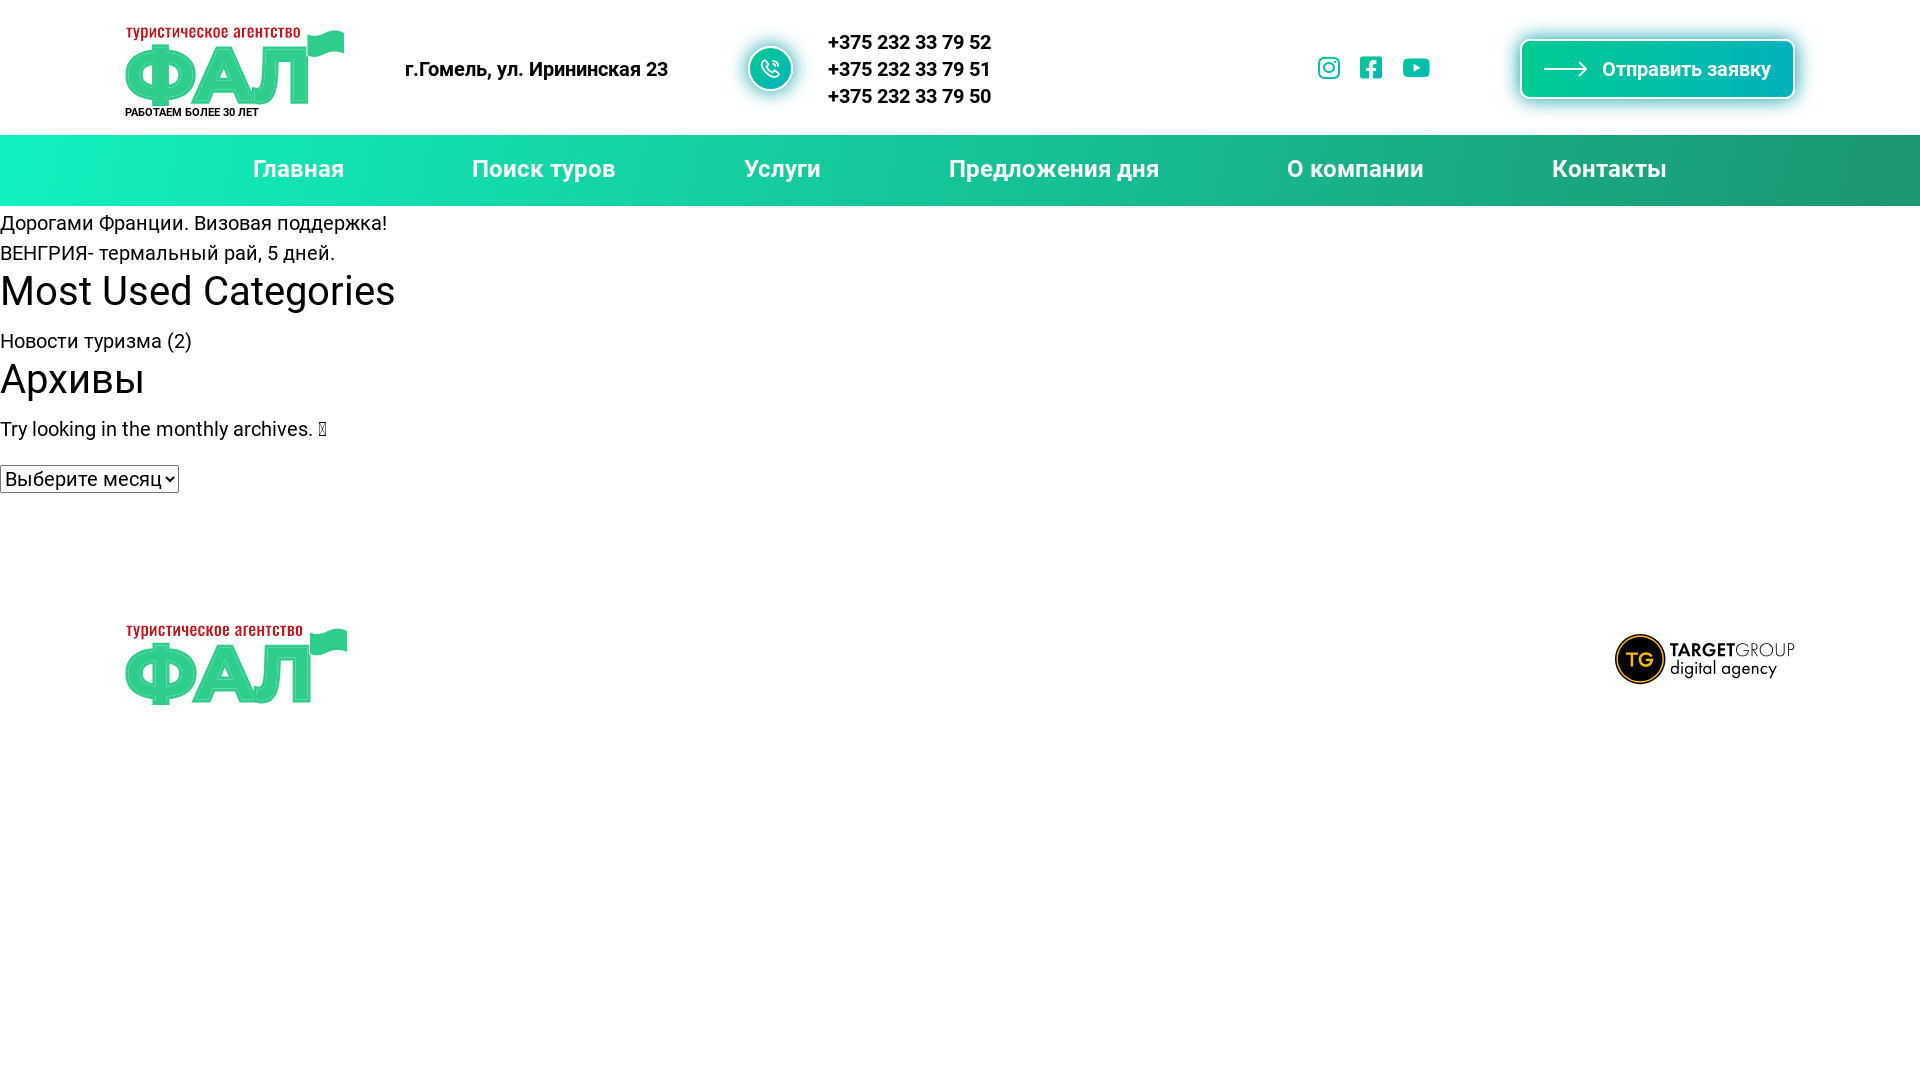 Image resolution: width=1920 pixels, height=1080 pixels. What do you see at coordinates (908, 42) in the screenshot?
I see `'+375 232 33 79 52'` at bounding box center [908, 42].